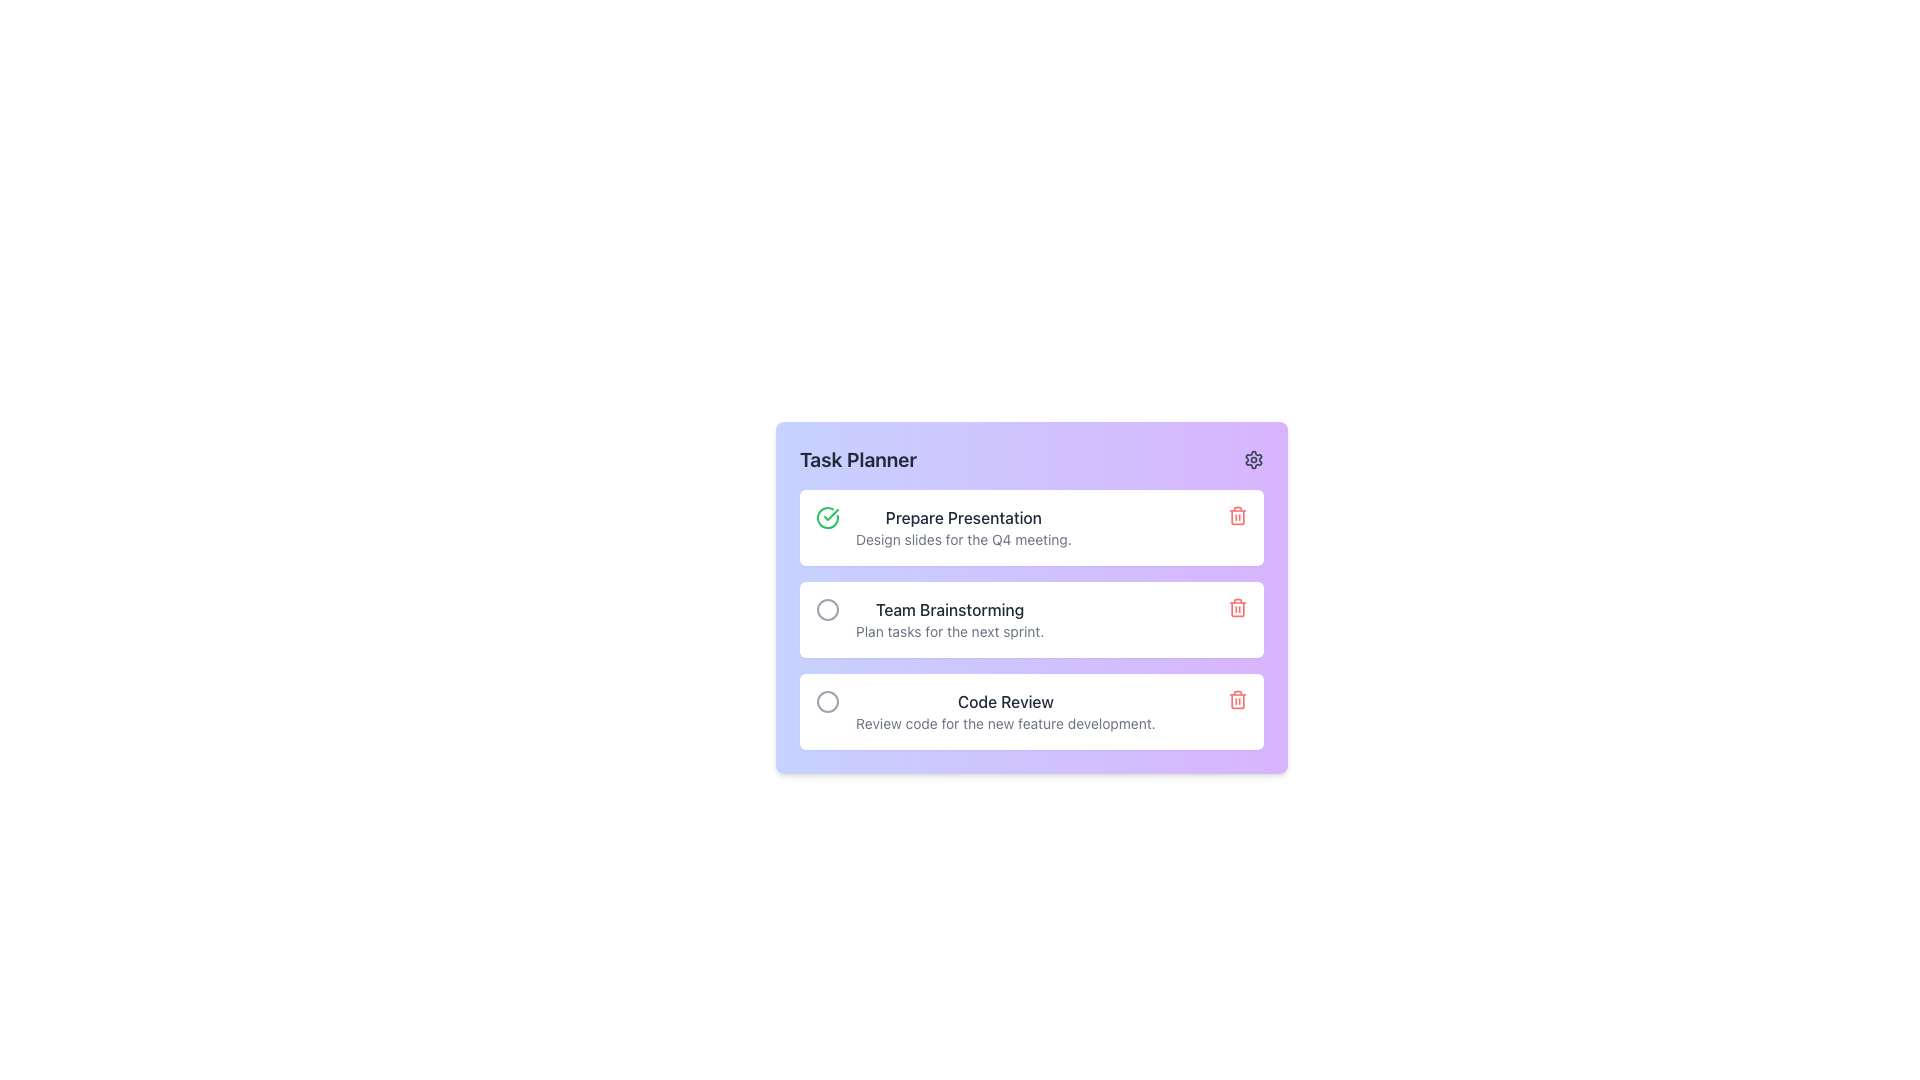 This screenshot has height=1080, width=1920. I want to click on the interactive trash bin icon located at the far right of the 'Code Review' task, so click(1237, 698).